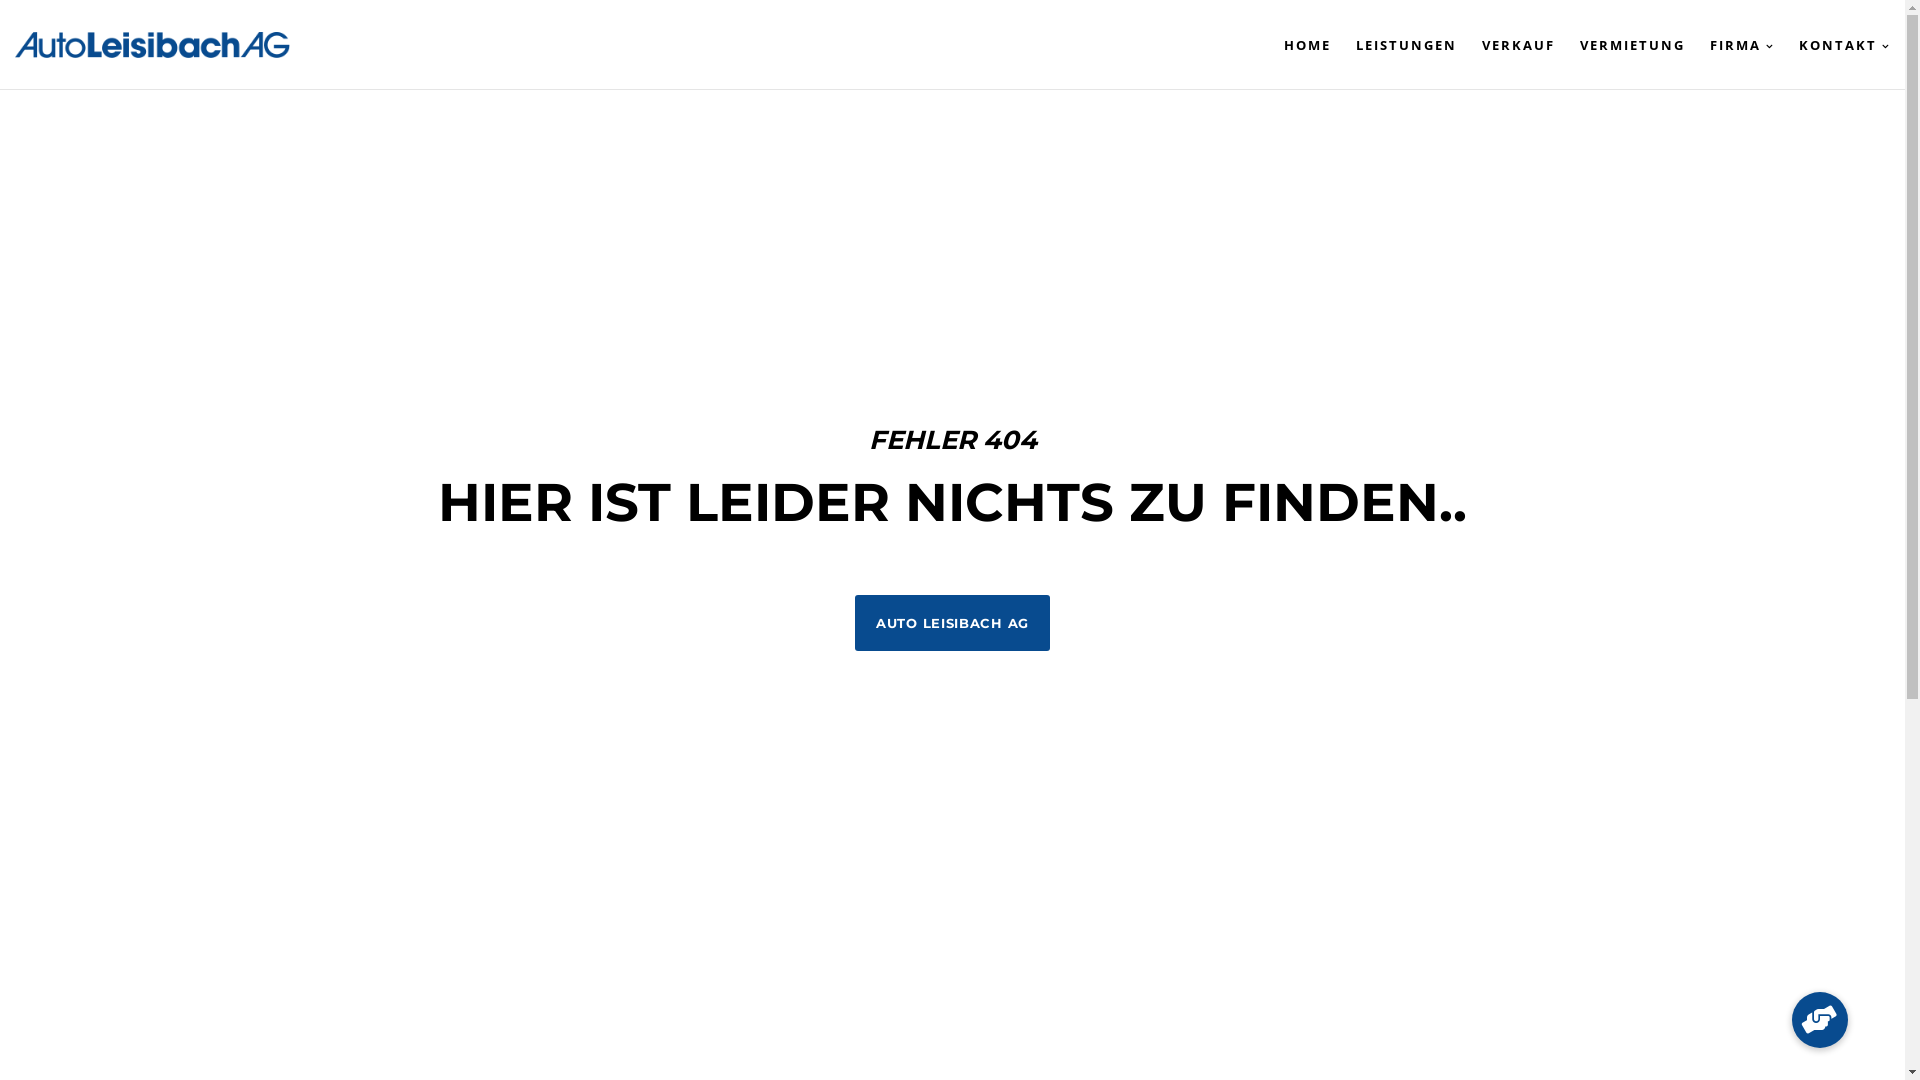 The width and height of the screenshot is (1920, 1080). What do you see at coordinates (951, 622) in the screenshot?
I see `'AUTO LEISIBACH AG'` at bounding box center [951, 622].